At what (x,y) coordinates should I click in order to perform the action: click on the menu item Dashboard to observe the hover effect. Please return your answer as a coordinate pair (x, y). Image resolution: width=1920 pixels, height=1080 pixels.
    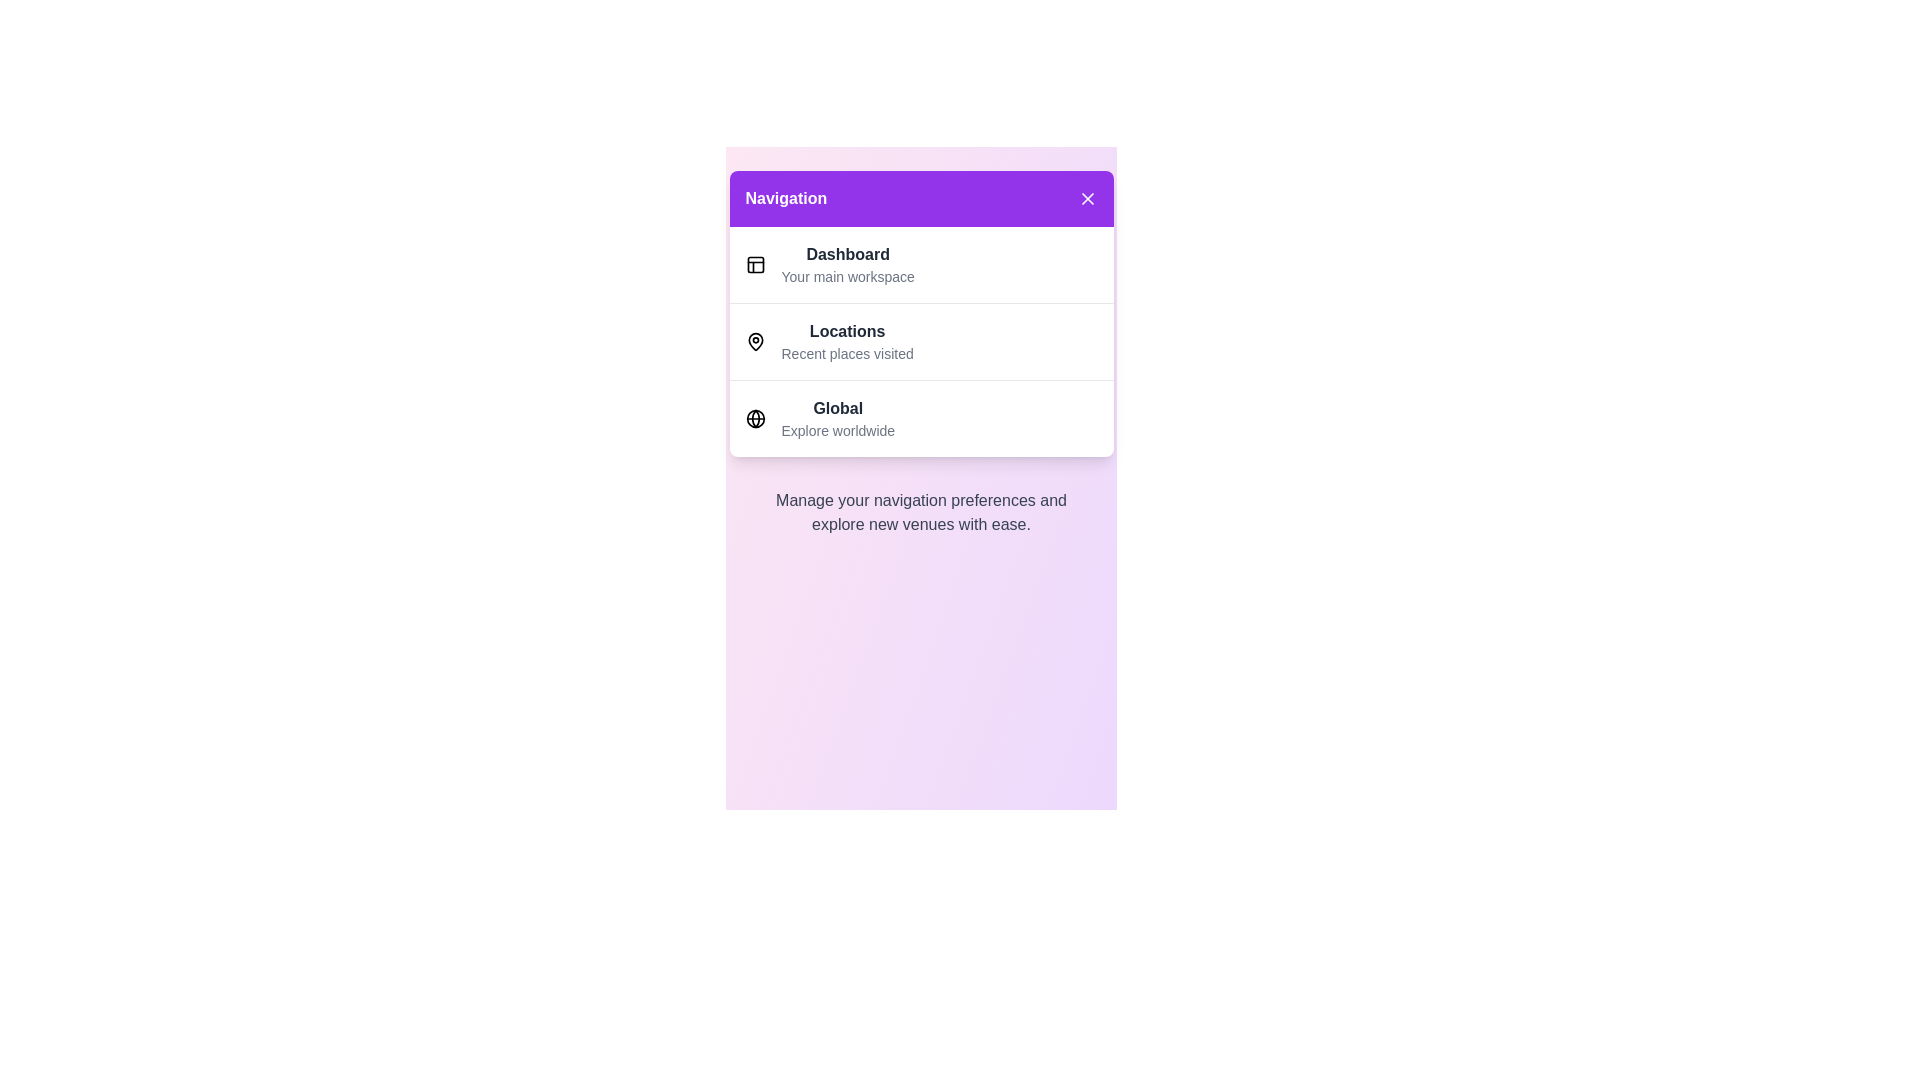
    Looking at the image, I should click on (920, 264).